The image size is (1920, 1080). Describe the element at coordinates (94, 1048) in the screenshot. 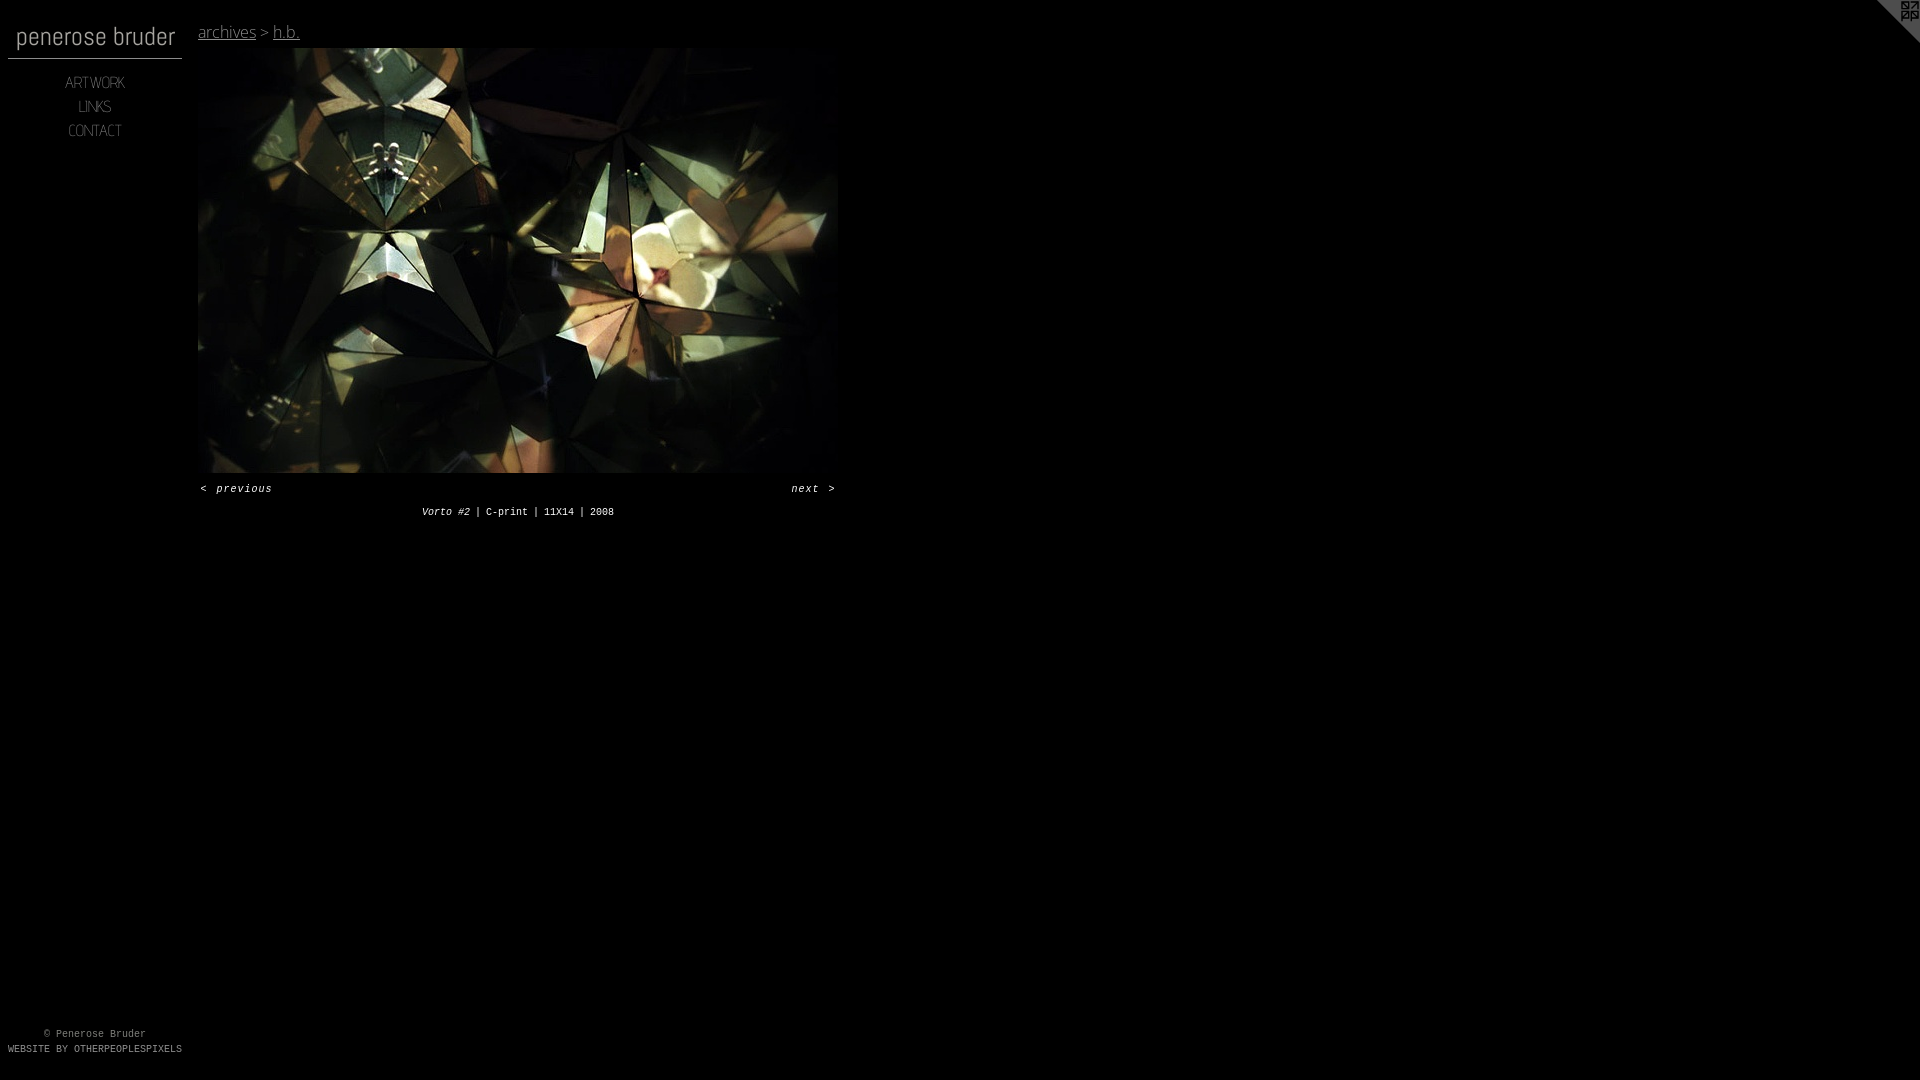

I see `'WEBSITE BY OTHERPEOPLESPIXELS'` at that location.